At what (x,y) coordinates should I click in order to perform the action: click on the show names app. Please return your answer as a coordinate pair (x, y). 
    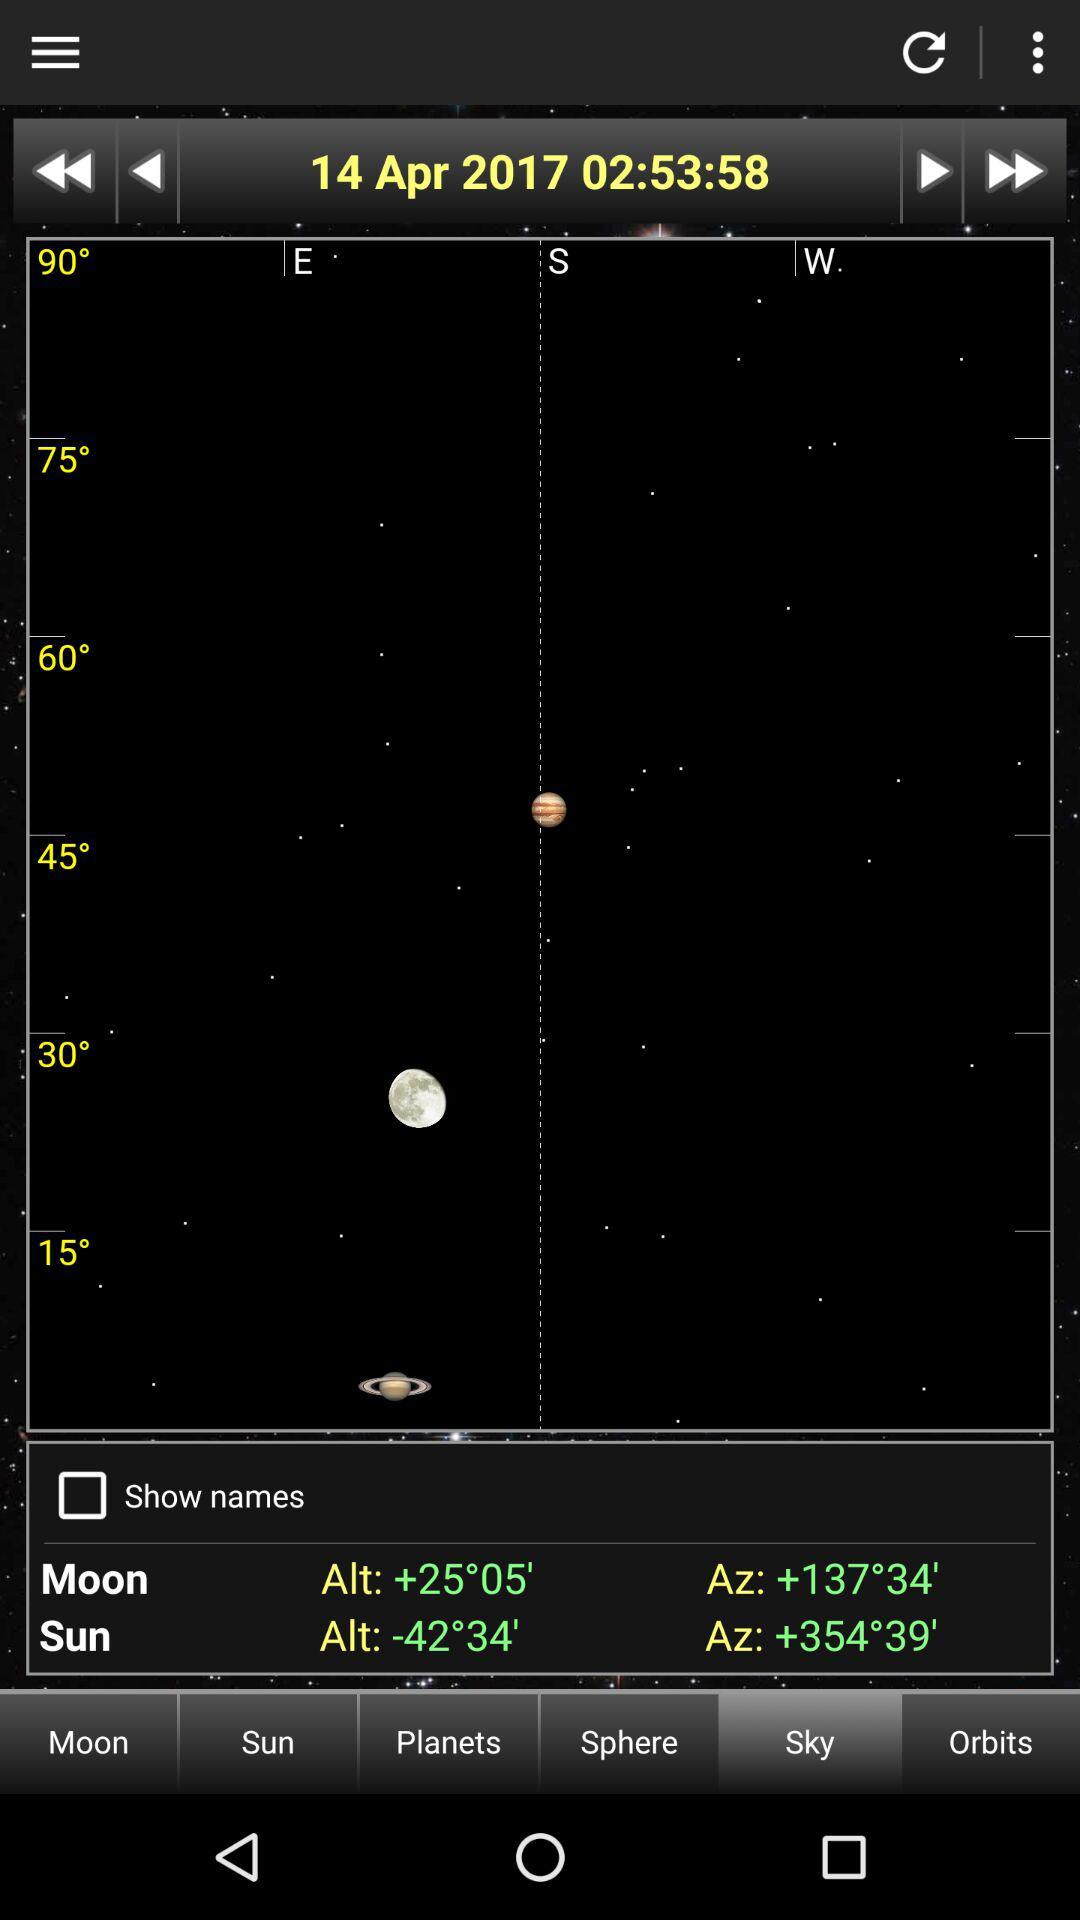
    Looking at the image, I should click on (214, 1495).